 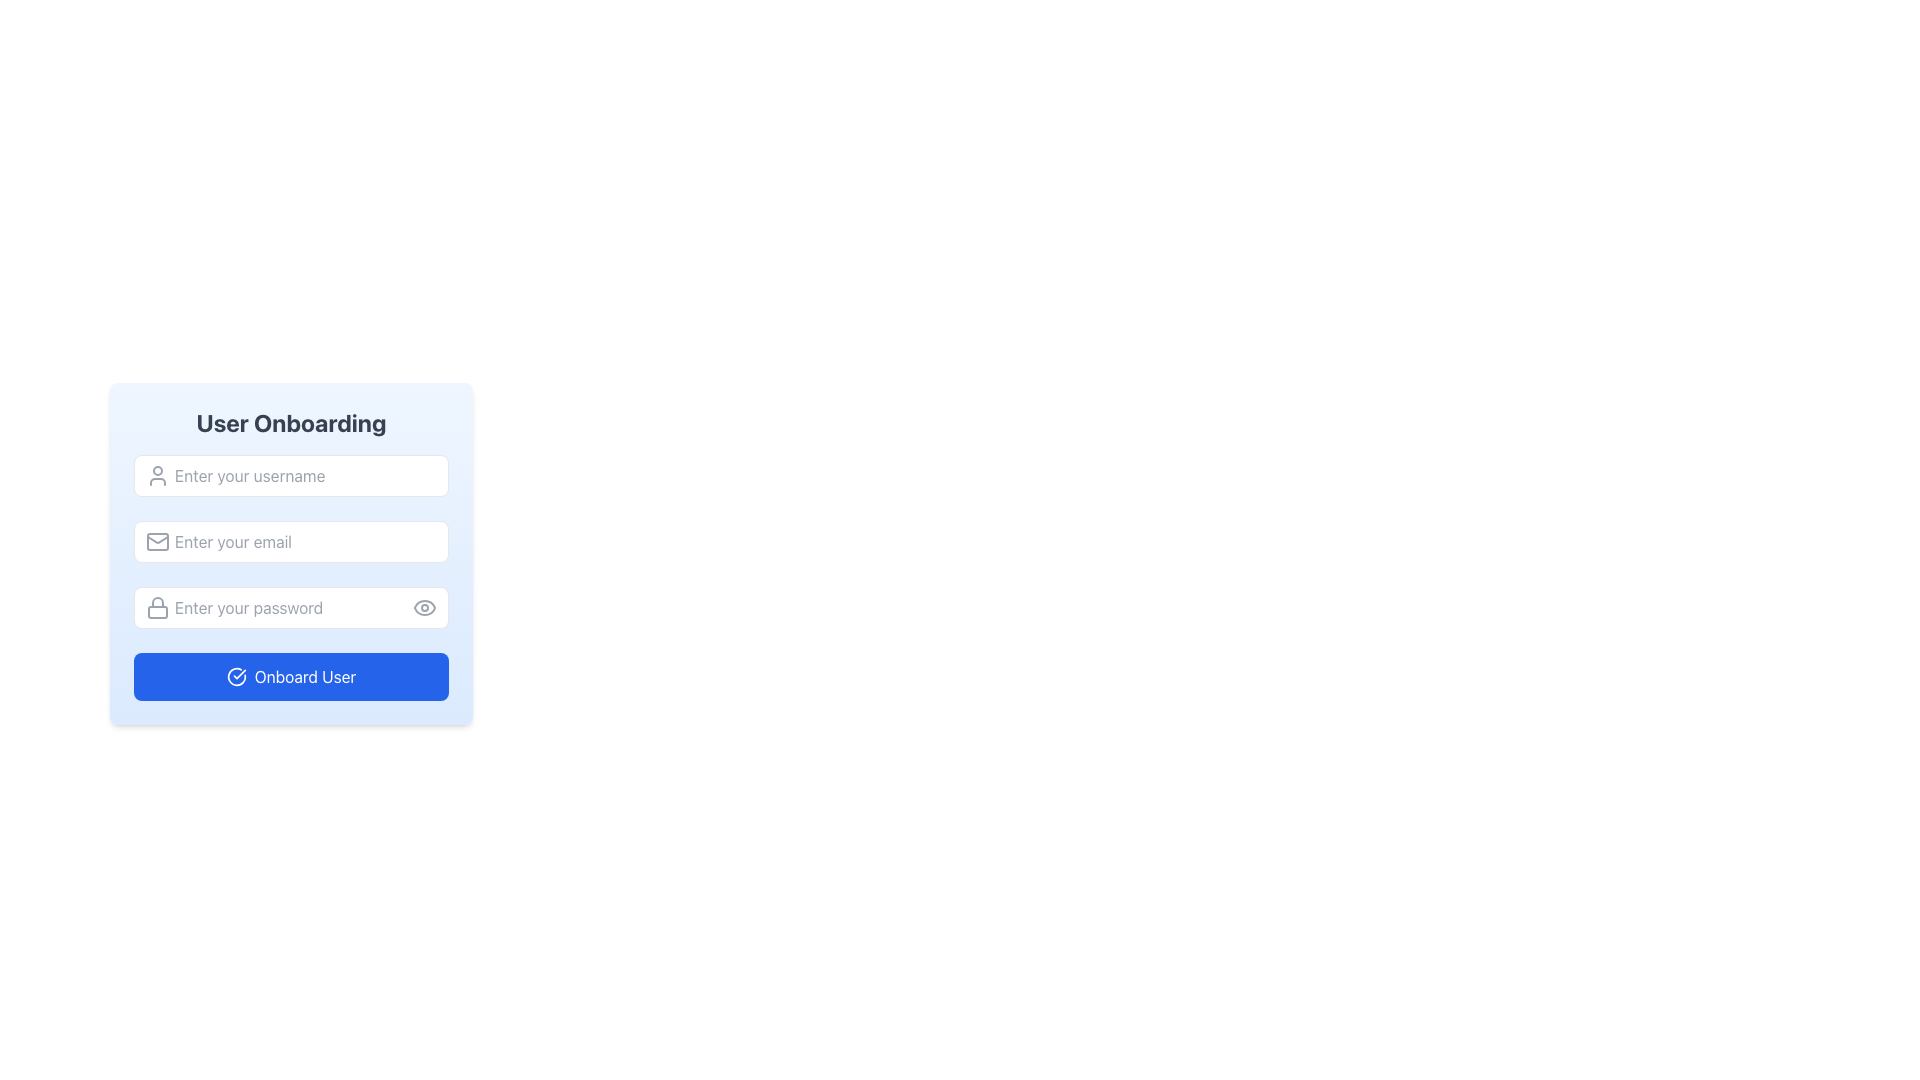 I want to click on the circular progress or status icon segment located below the 'Onboard User' button, which is part of the checkmark icon's SVG, so click(x=236, y=676).